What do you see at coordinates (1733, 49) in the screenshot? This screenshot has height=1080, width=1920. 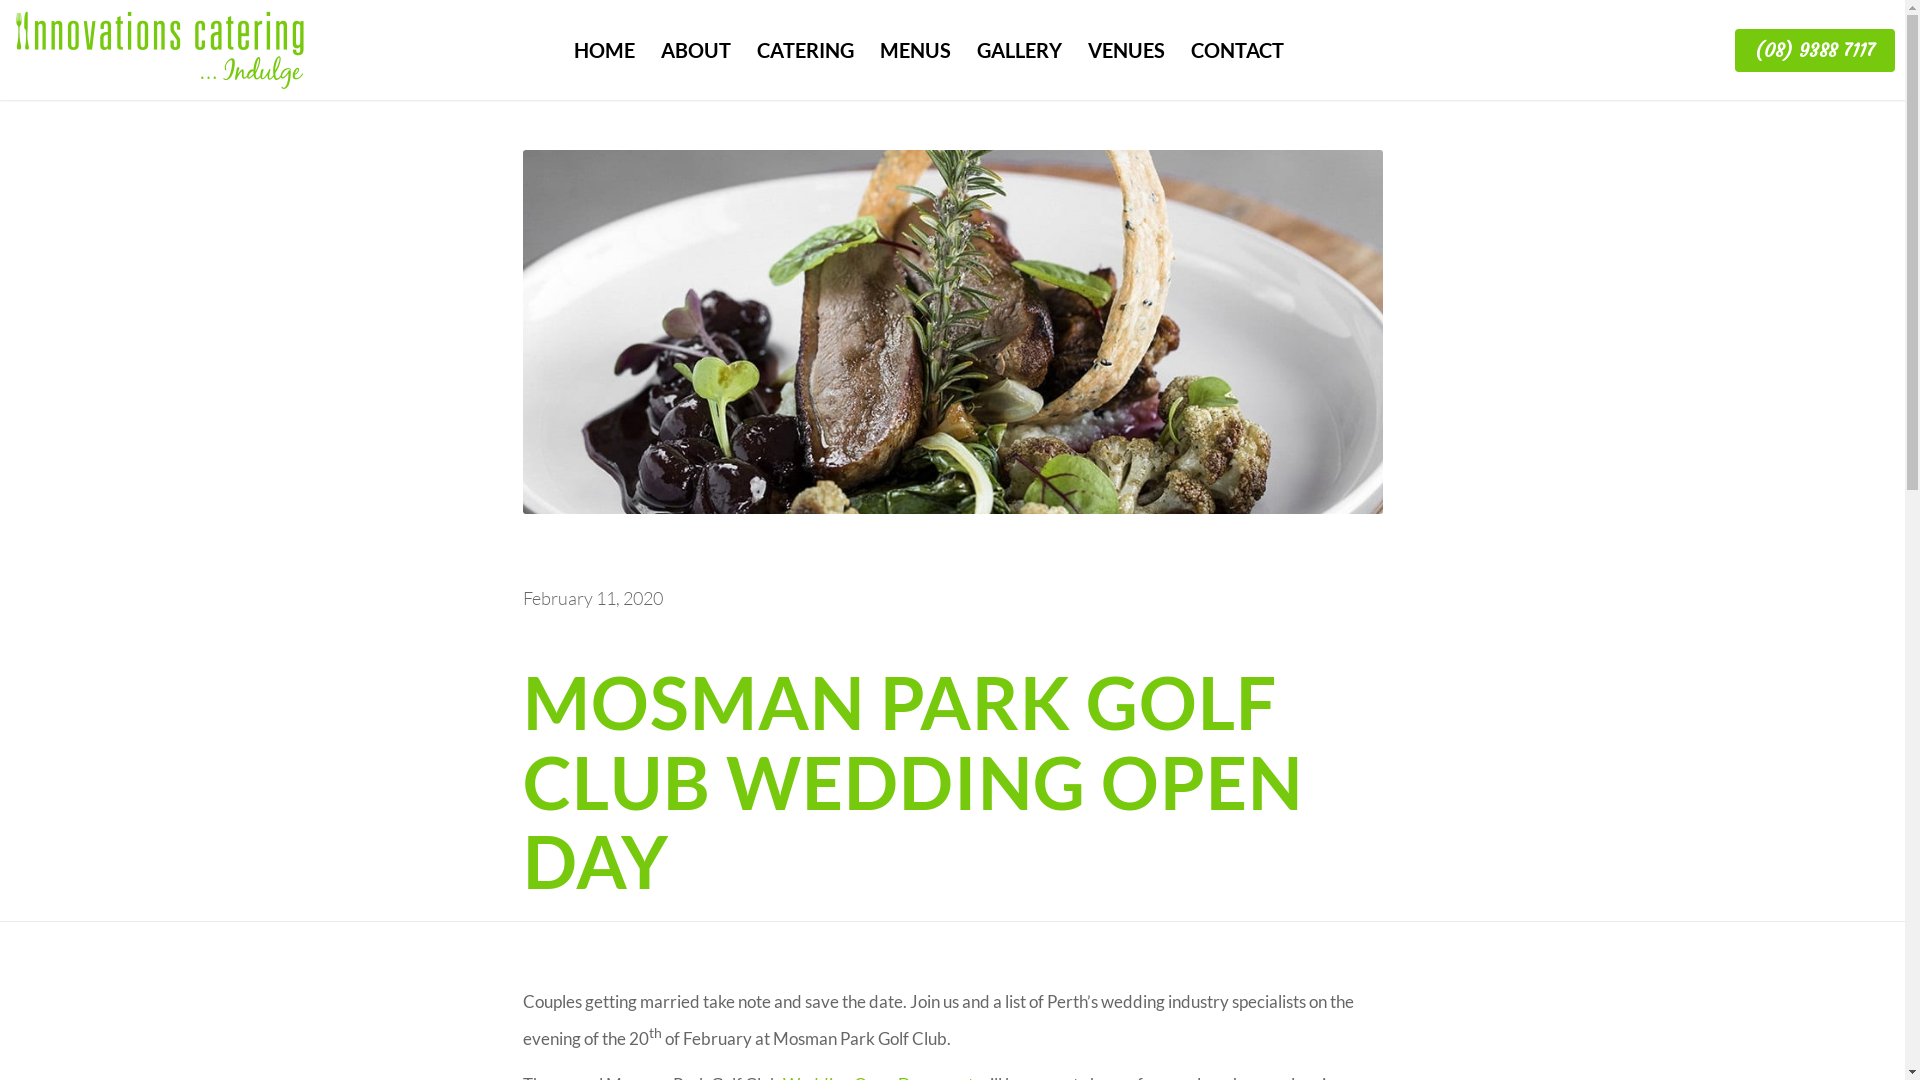 I see `'(08) 9388 7117'` at bounding box center [1733, 49].